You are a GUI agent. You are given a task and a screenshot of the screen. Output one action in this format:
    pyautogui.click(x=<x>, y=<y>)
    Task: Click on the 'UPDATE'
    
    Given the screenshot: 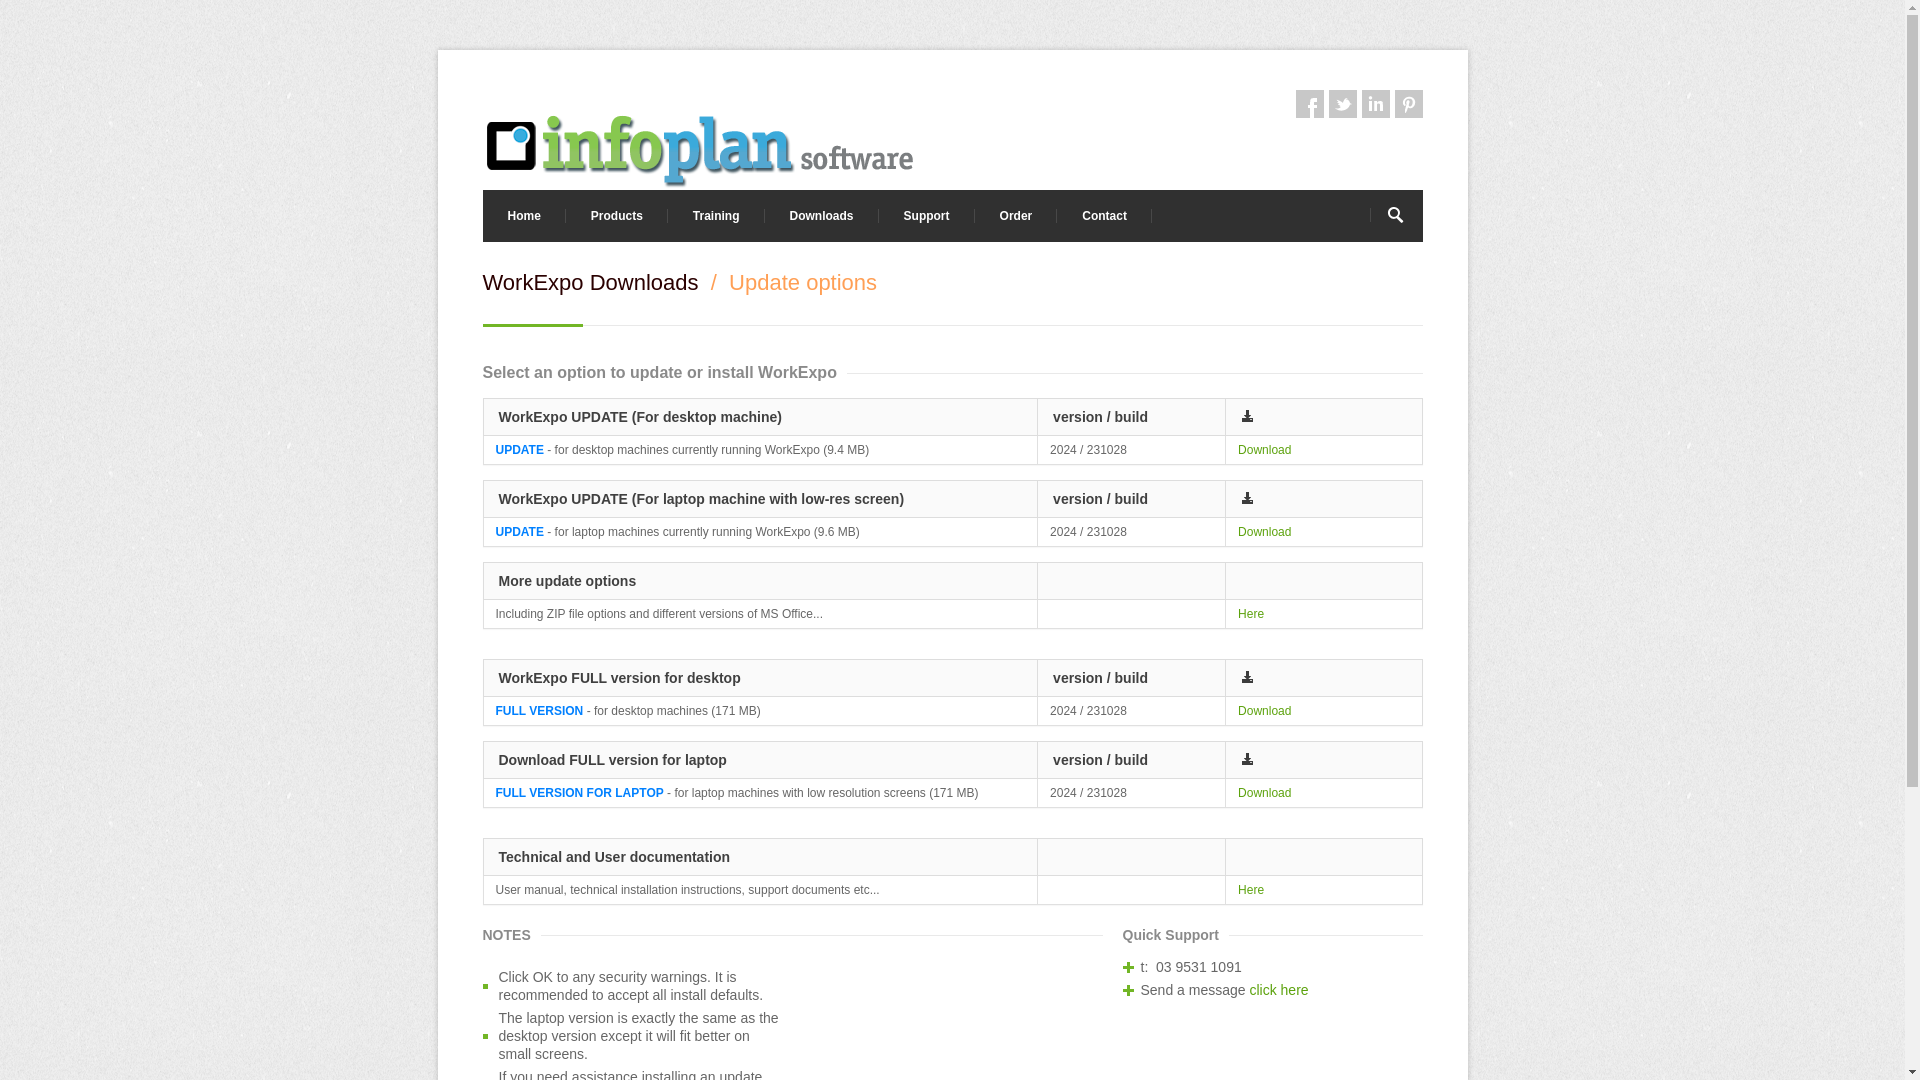 What is the action you would take?
    pyautogui.click(x=519, y=450)
    